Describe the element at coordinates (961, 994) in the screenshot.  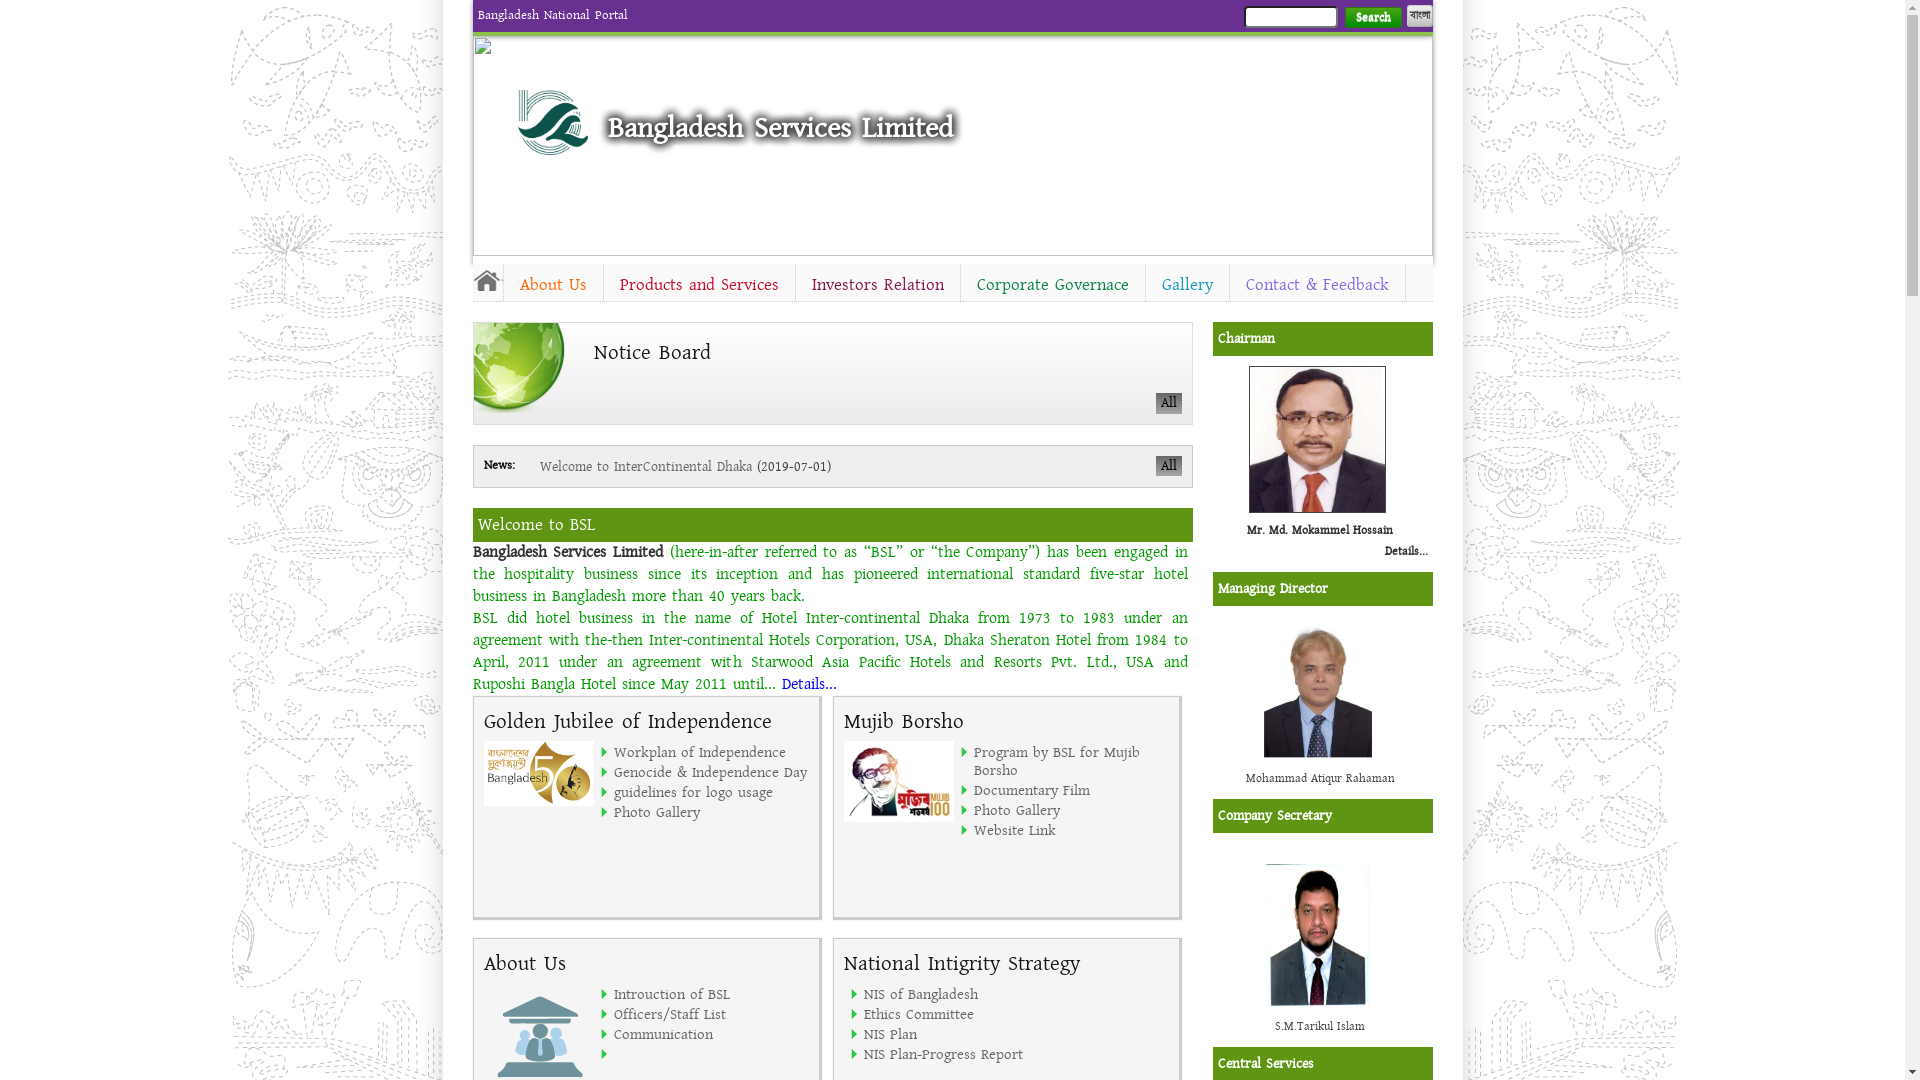
I see `'NIS of Bangladesh'` at that location.